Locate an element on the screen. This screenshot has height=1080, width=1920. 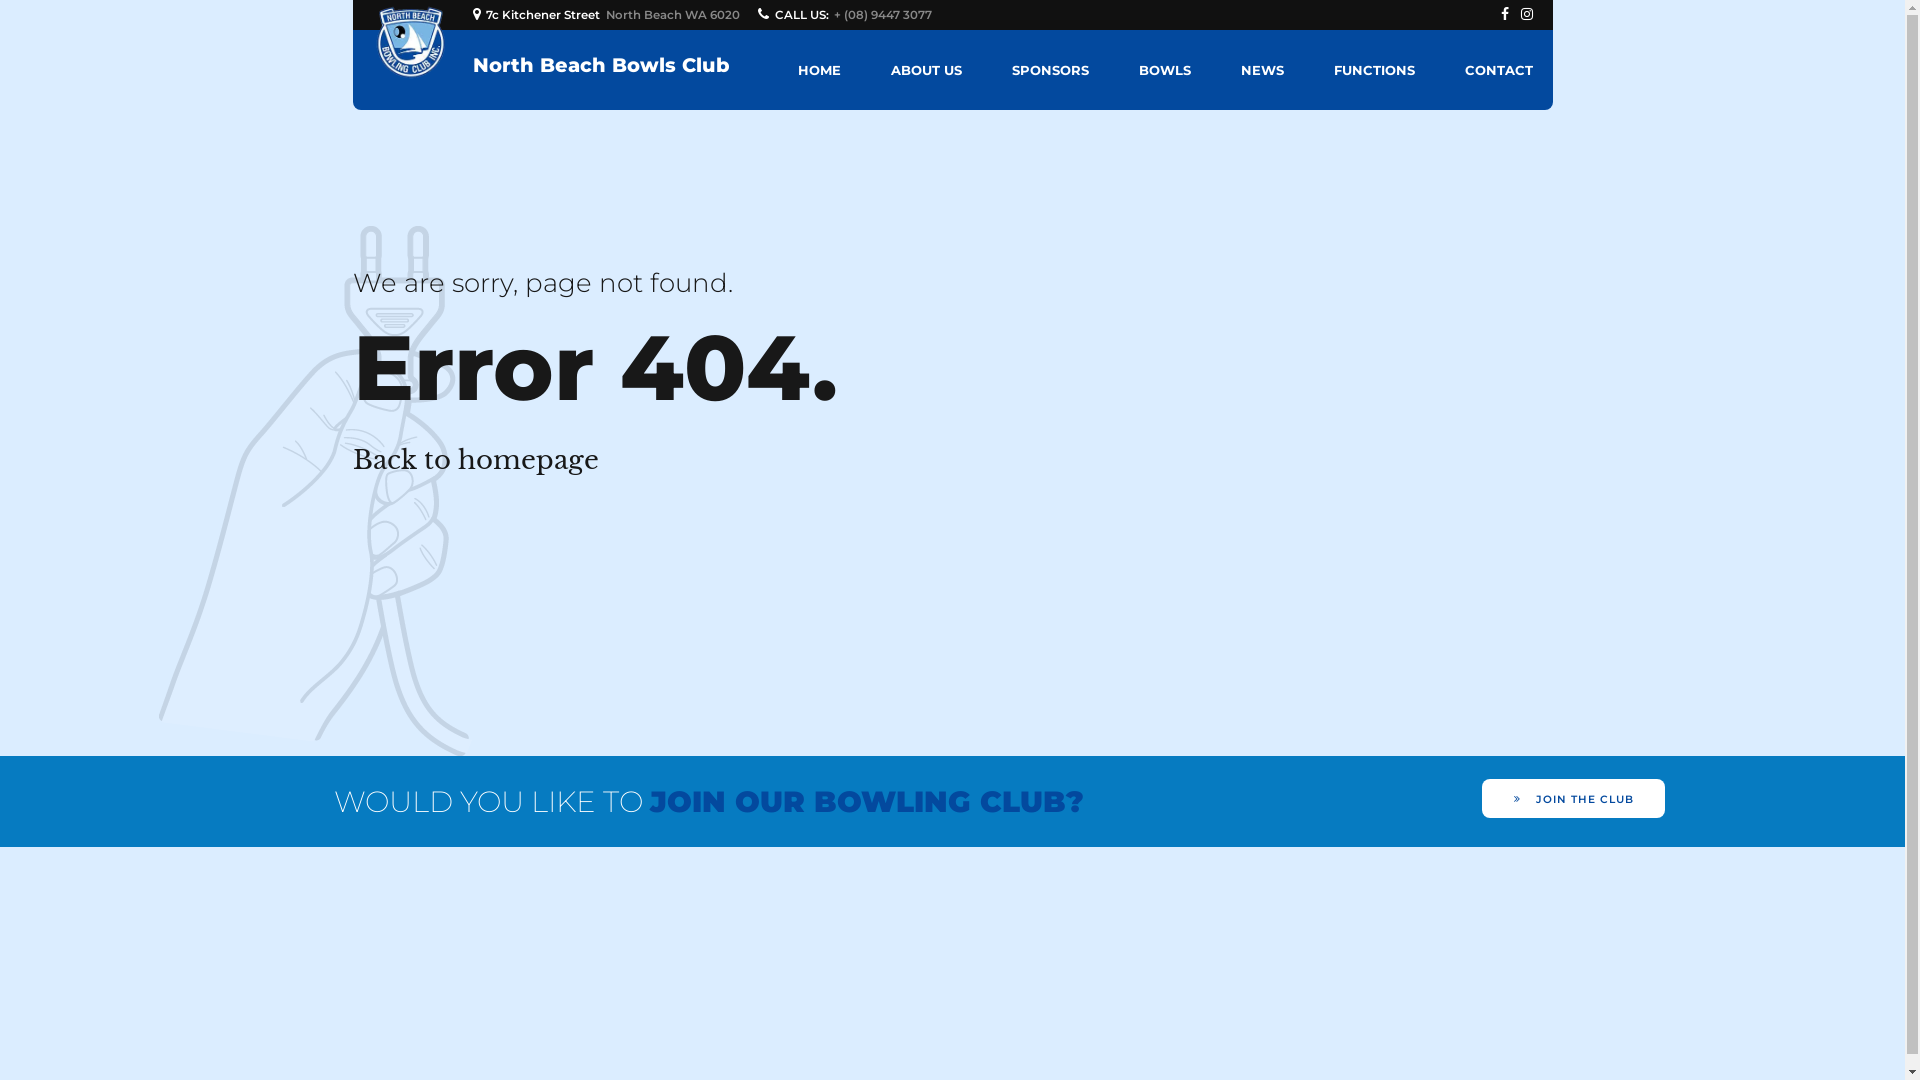
'FUNCTIONS' is located at coordinates (1334, 68).